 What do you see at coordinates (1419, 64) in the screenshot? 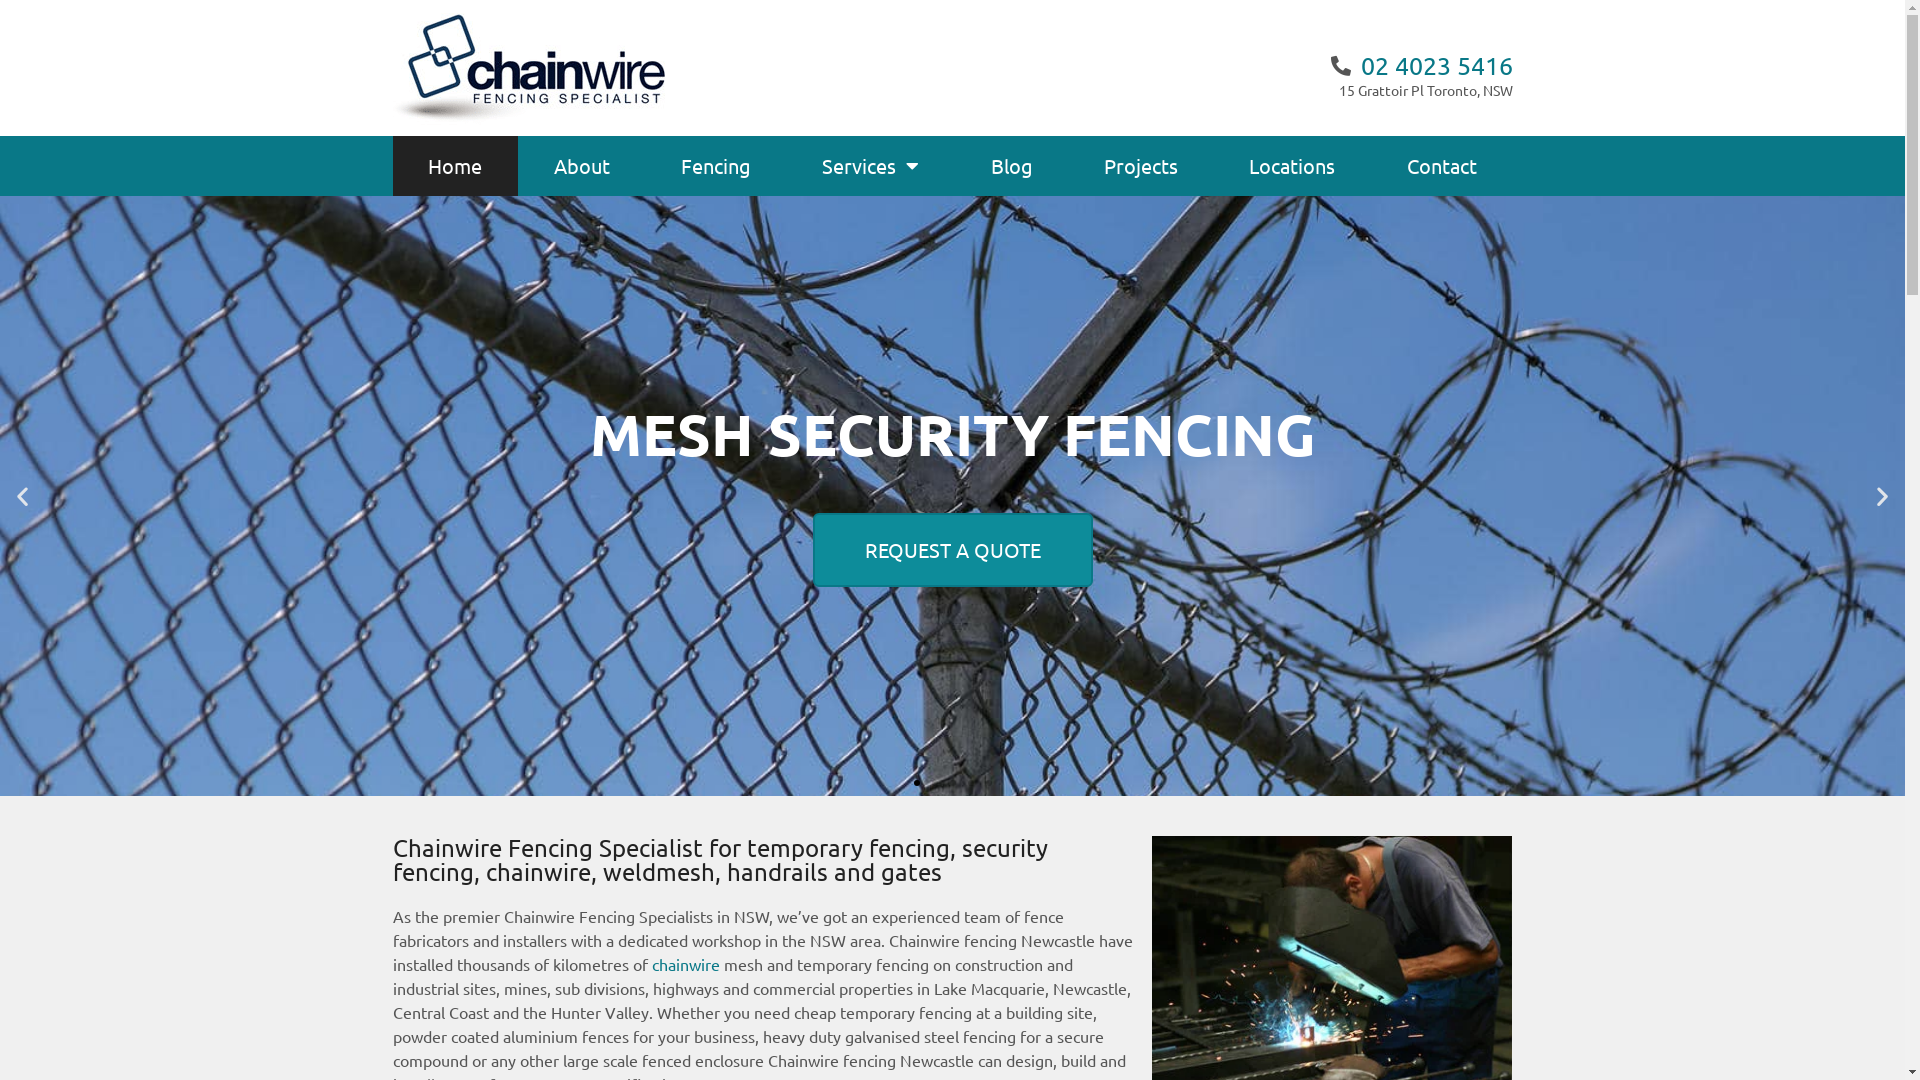
I see `'02 4023 5416'` at bounding box center [1419, 64].